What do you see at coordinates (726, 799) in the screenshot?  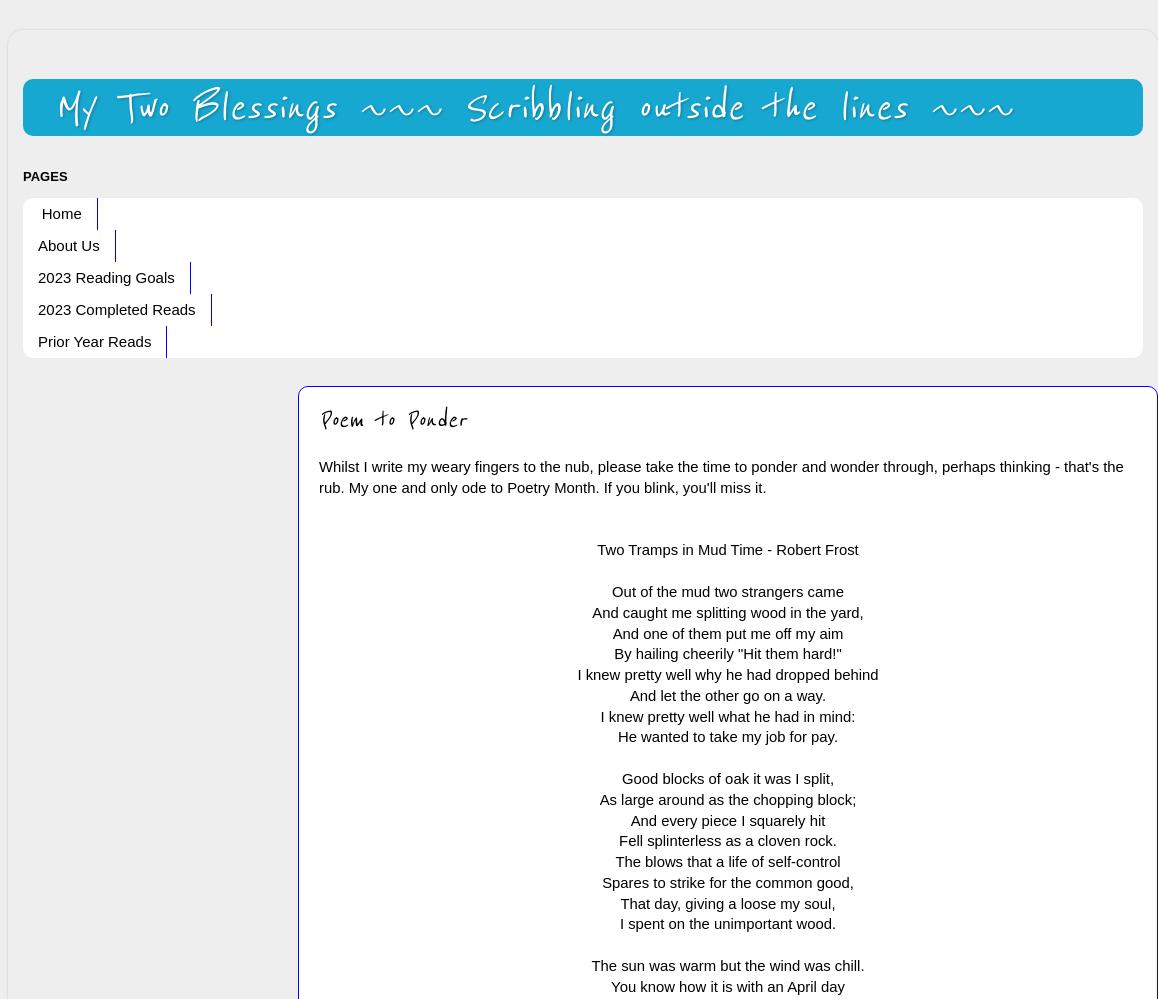 I see `'As large around as the chopping block;'` at bounding box center [726, 799].